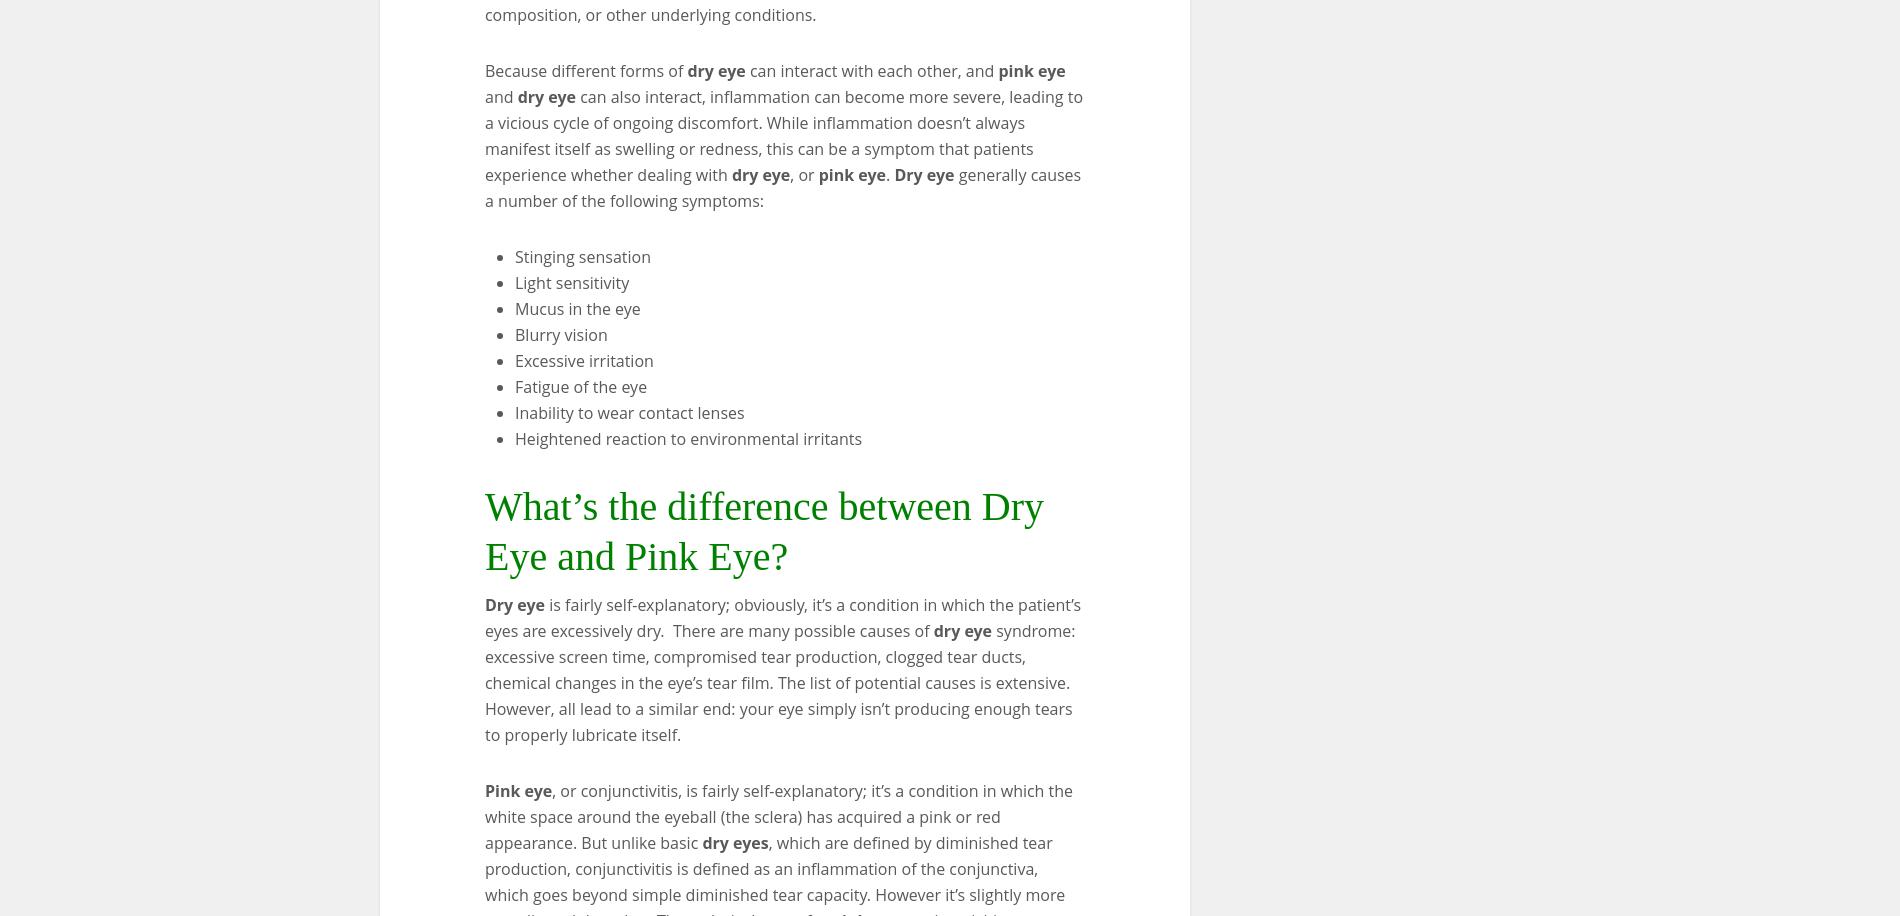 The image size is (1900, 916). Describe the element at coordinates (884, 173) in the screenshot. I see `'.'` at that location.